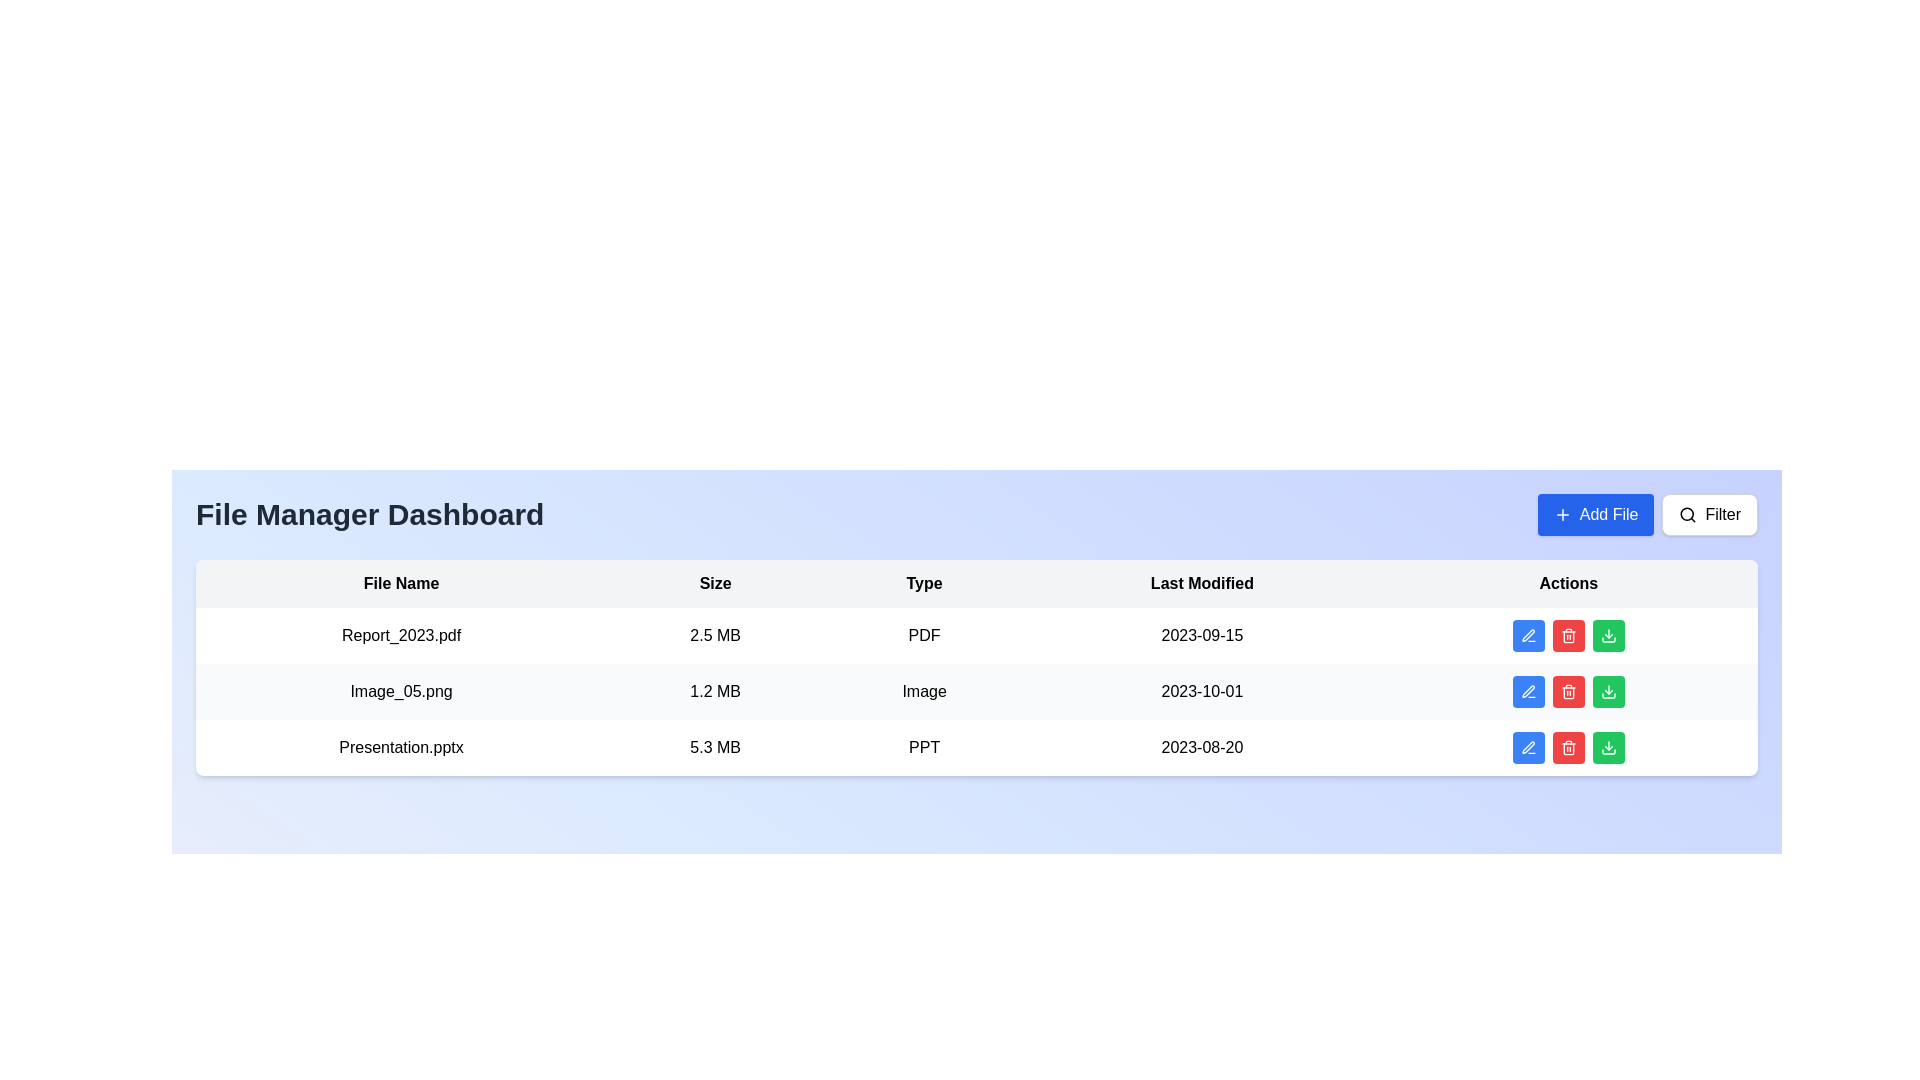 The height and width of the screenshot is (1080, 1920). What do you see at coordinates (1567, 748) in the screenshot?
I see `the delete button with a red background and trash can icon, located in the 'Actions' column of the third row of the table` at bounding box center [1567, 748].